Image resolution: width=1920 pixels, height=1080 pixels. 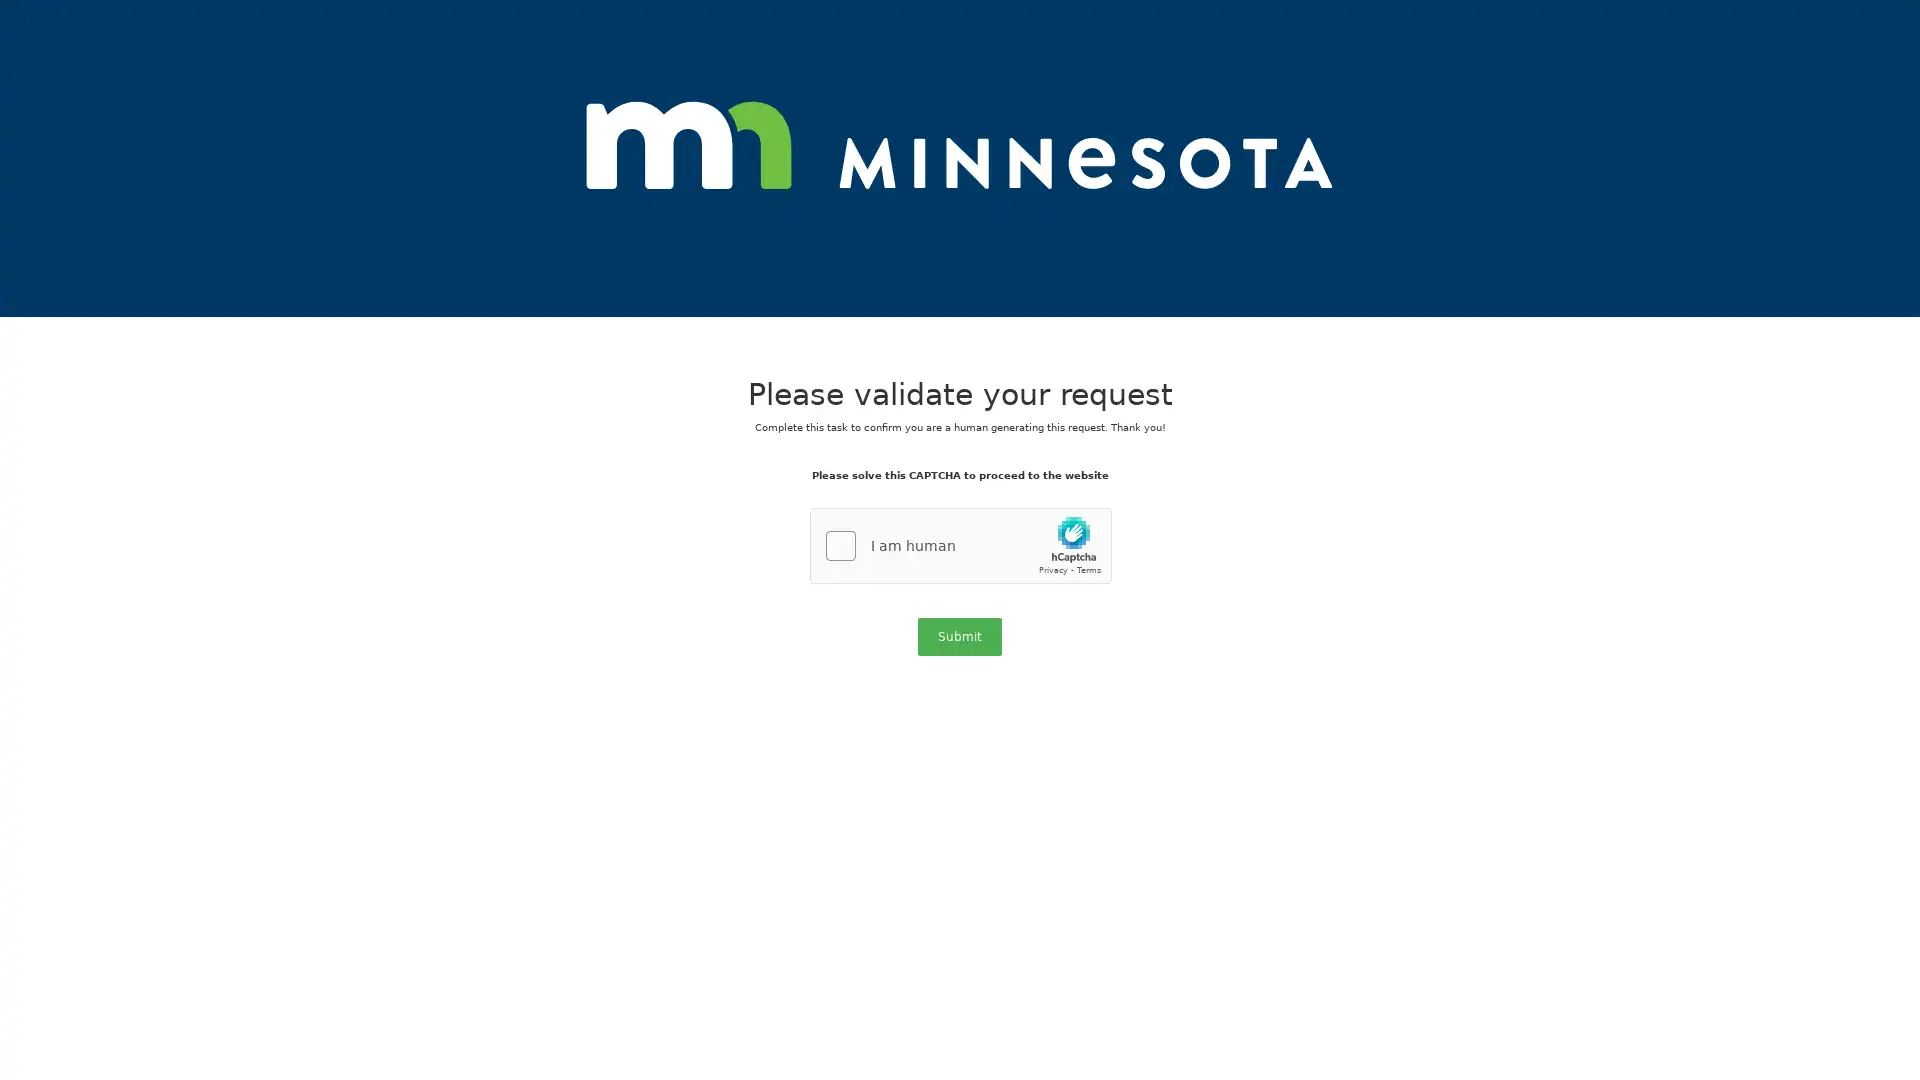 What do you see at coordinates (960, 636) in the screenshot?
I see `Submit` at bounding box center [960, 636].